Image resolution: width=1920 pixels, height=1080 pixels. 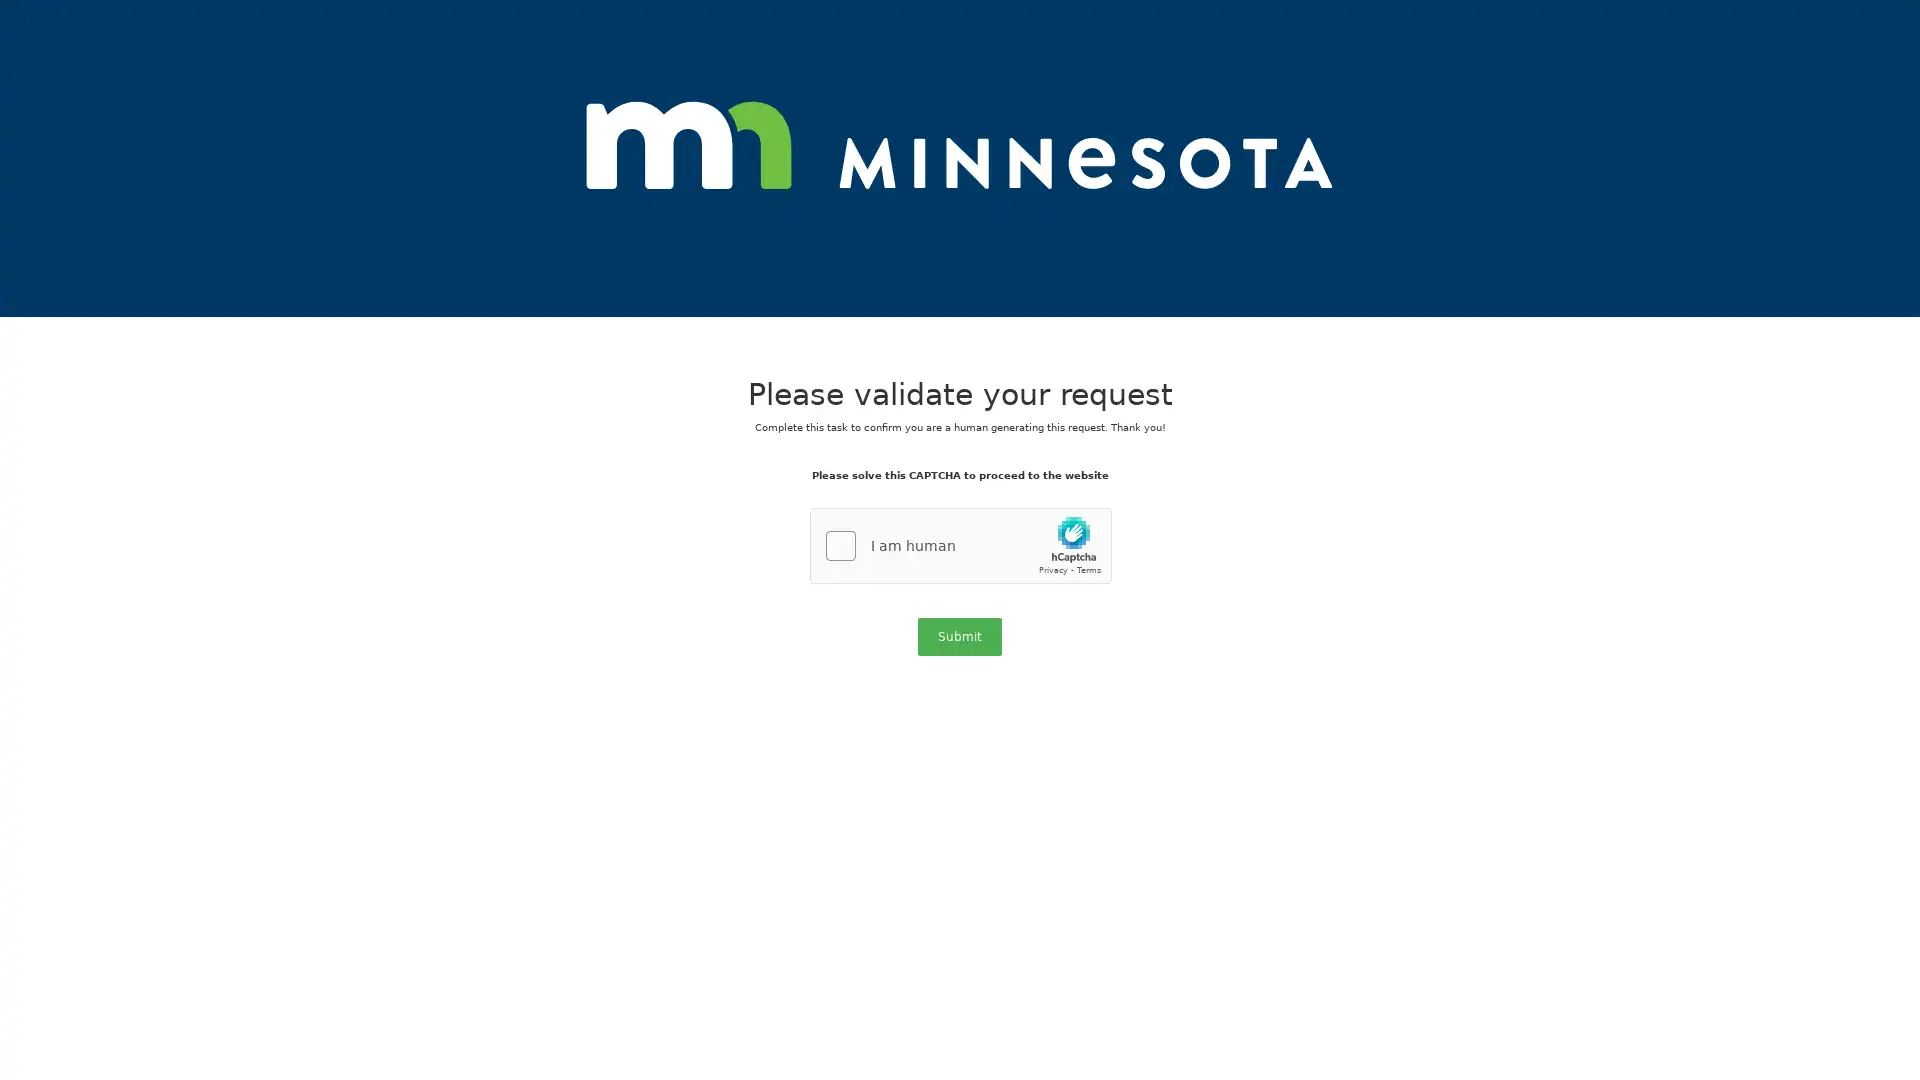 What do you see at coordinates (960, 636) in the screenshot?
I see `Submit` at bounding box center [960, 636].